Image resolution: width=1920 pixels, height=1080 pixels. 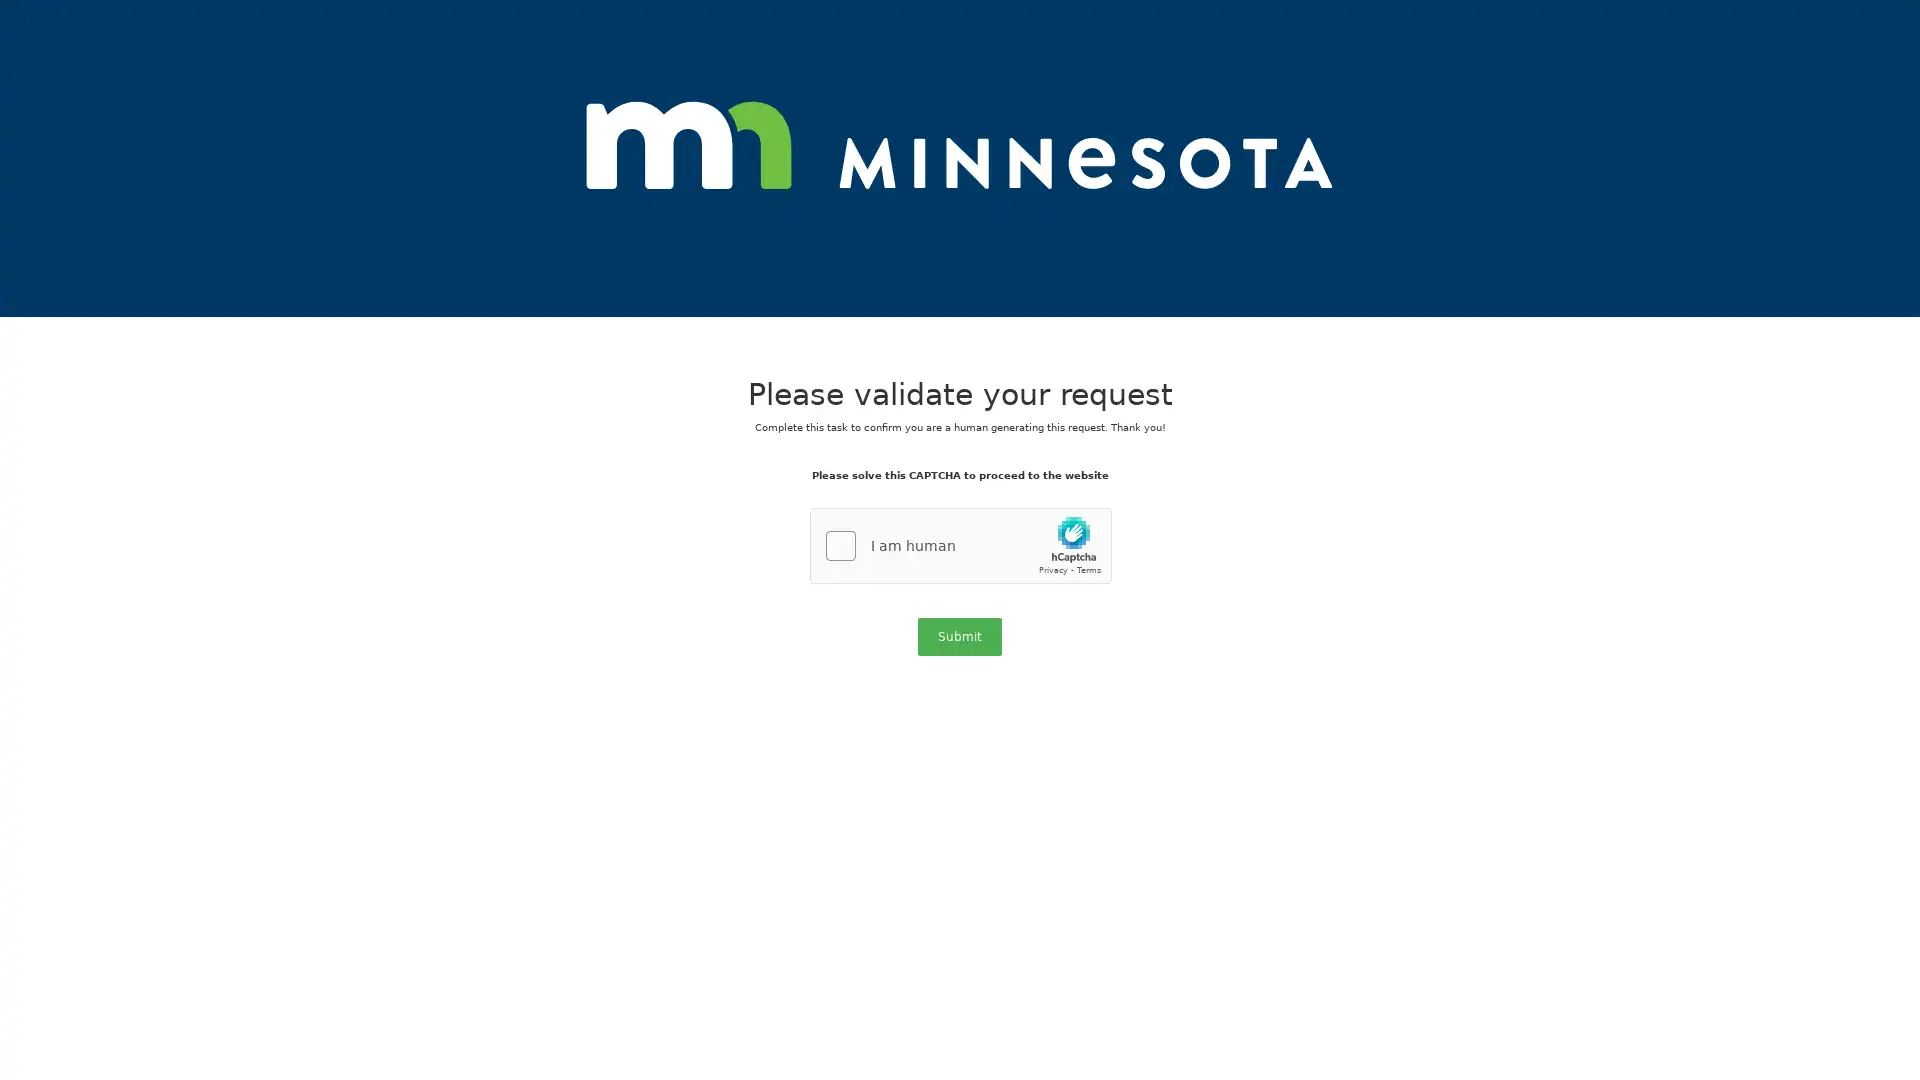 What do you see at coordinates (960, 636) in the screenshot?
I see `Submit` at bounding box center [960, 636].